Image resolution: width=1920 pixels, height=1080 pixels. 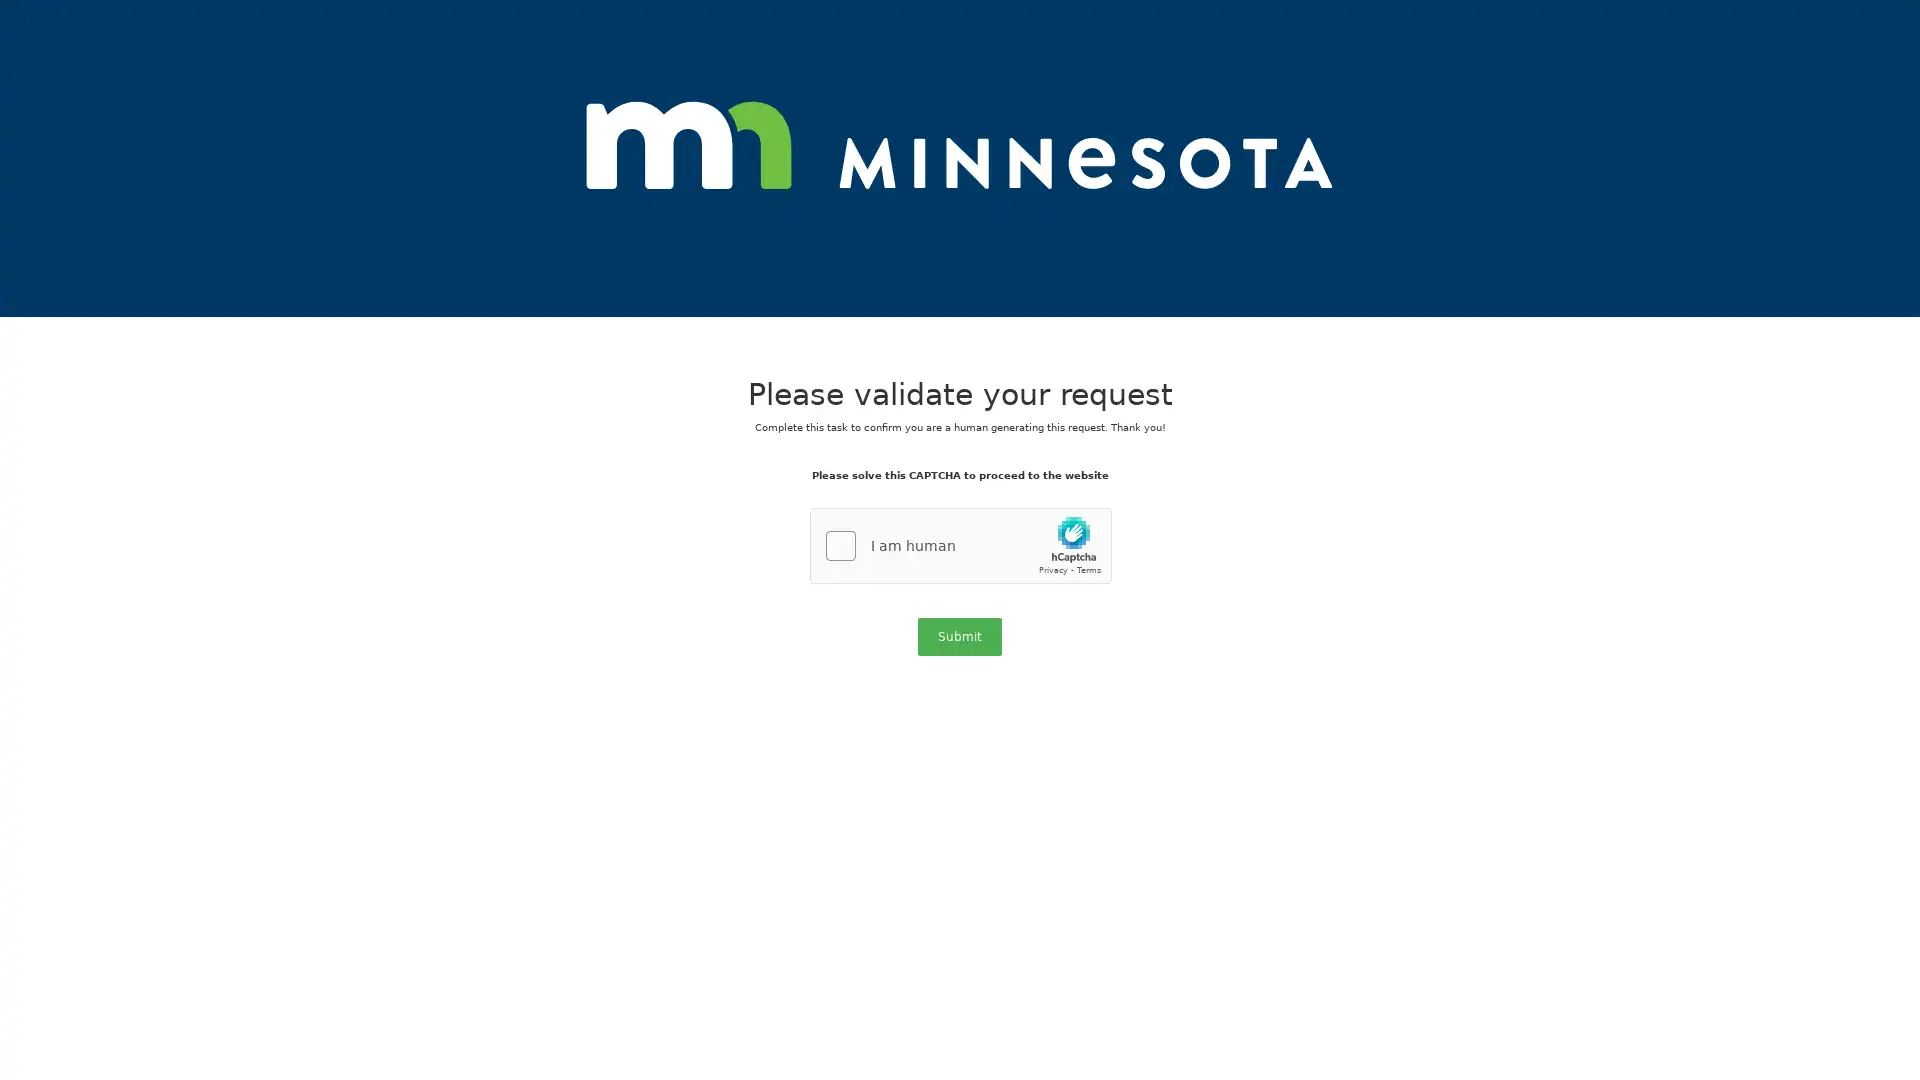 What do you see at coordinates (960, 636) in the screenshot?
I see `Submit` at bounding box center [960, 636].